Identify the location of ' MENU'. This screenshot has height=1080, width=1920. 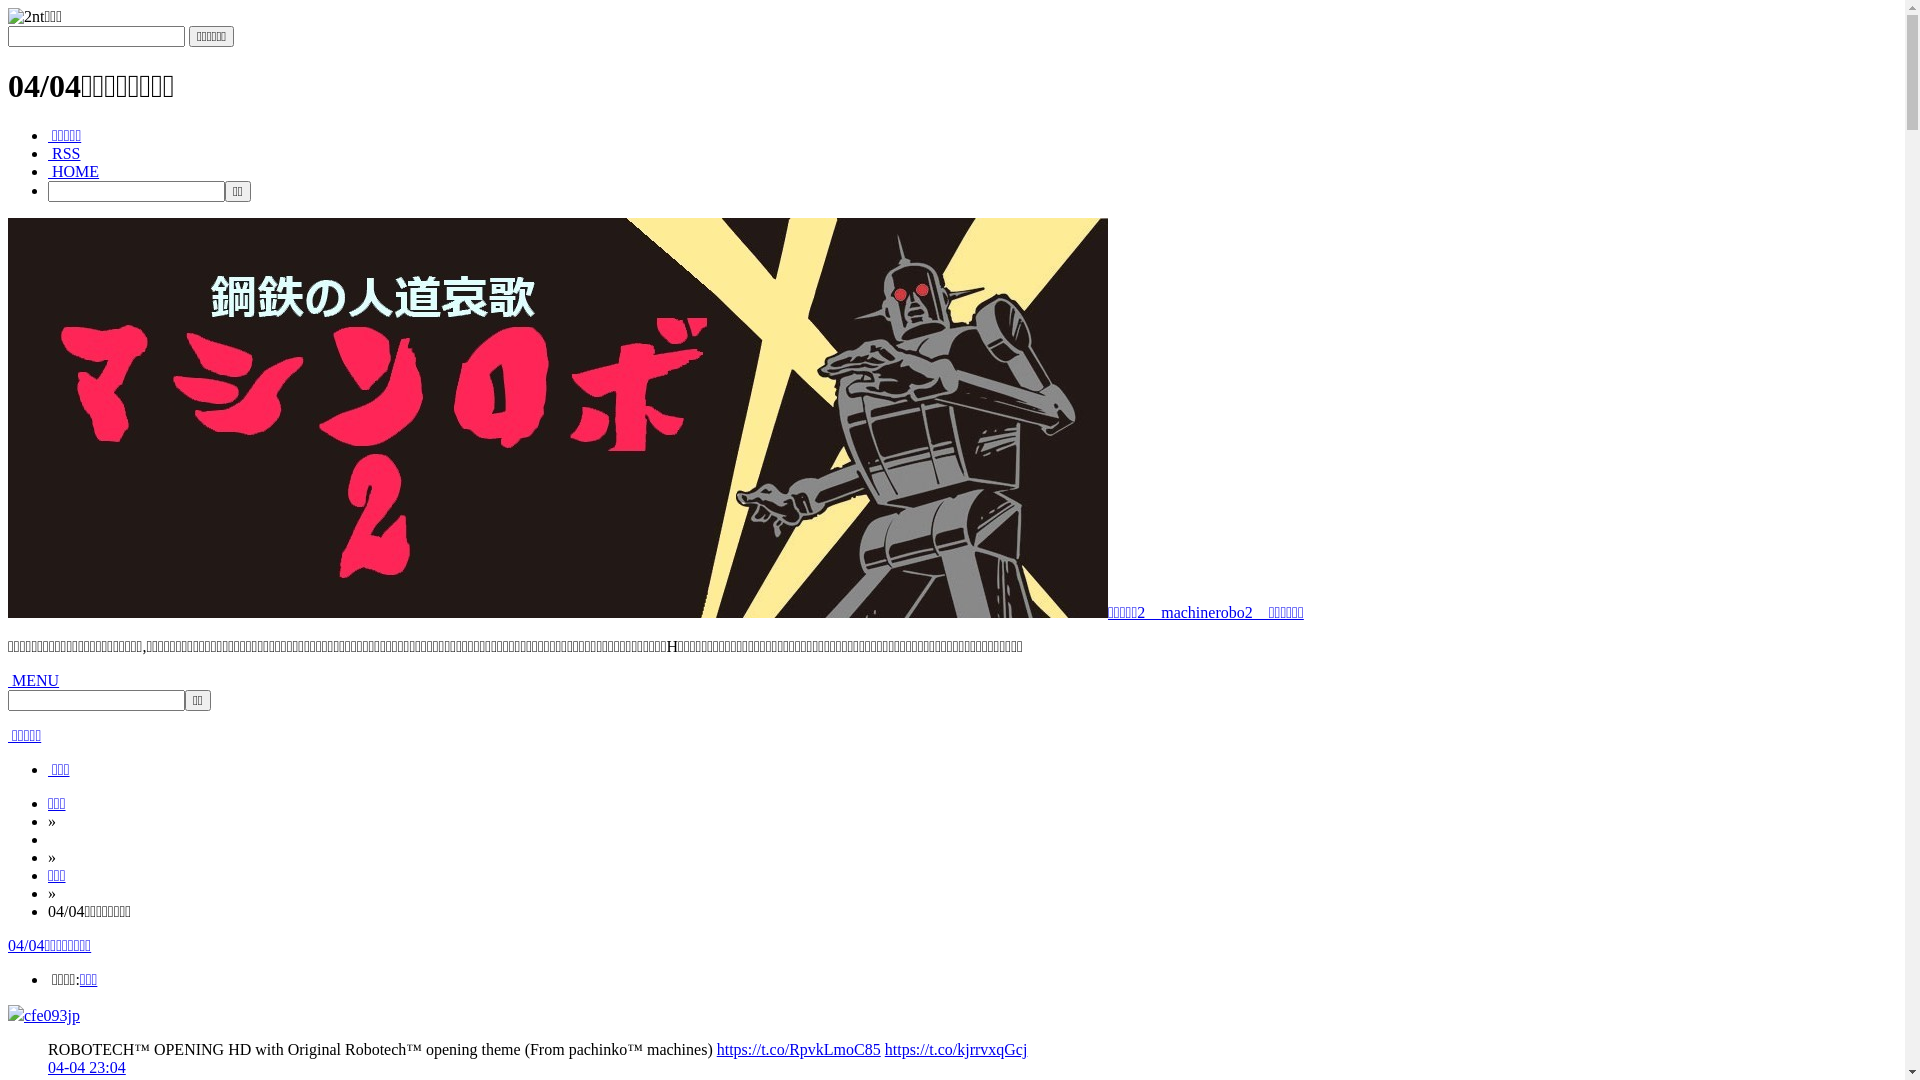
(33, 679).